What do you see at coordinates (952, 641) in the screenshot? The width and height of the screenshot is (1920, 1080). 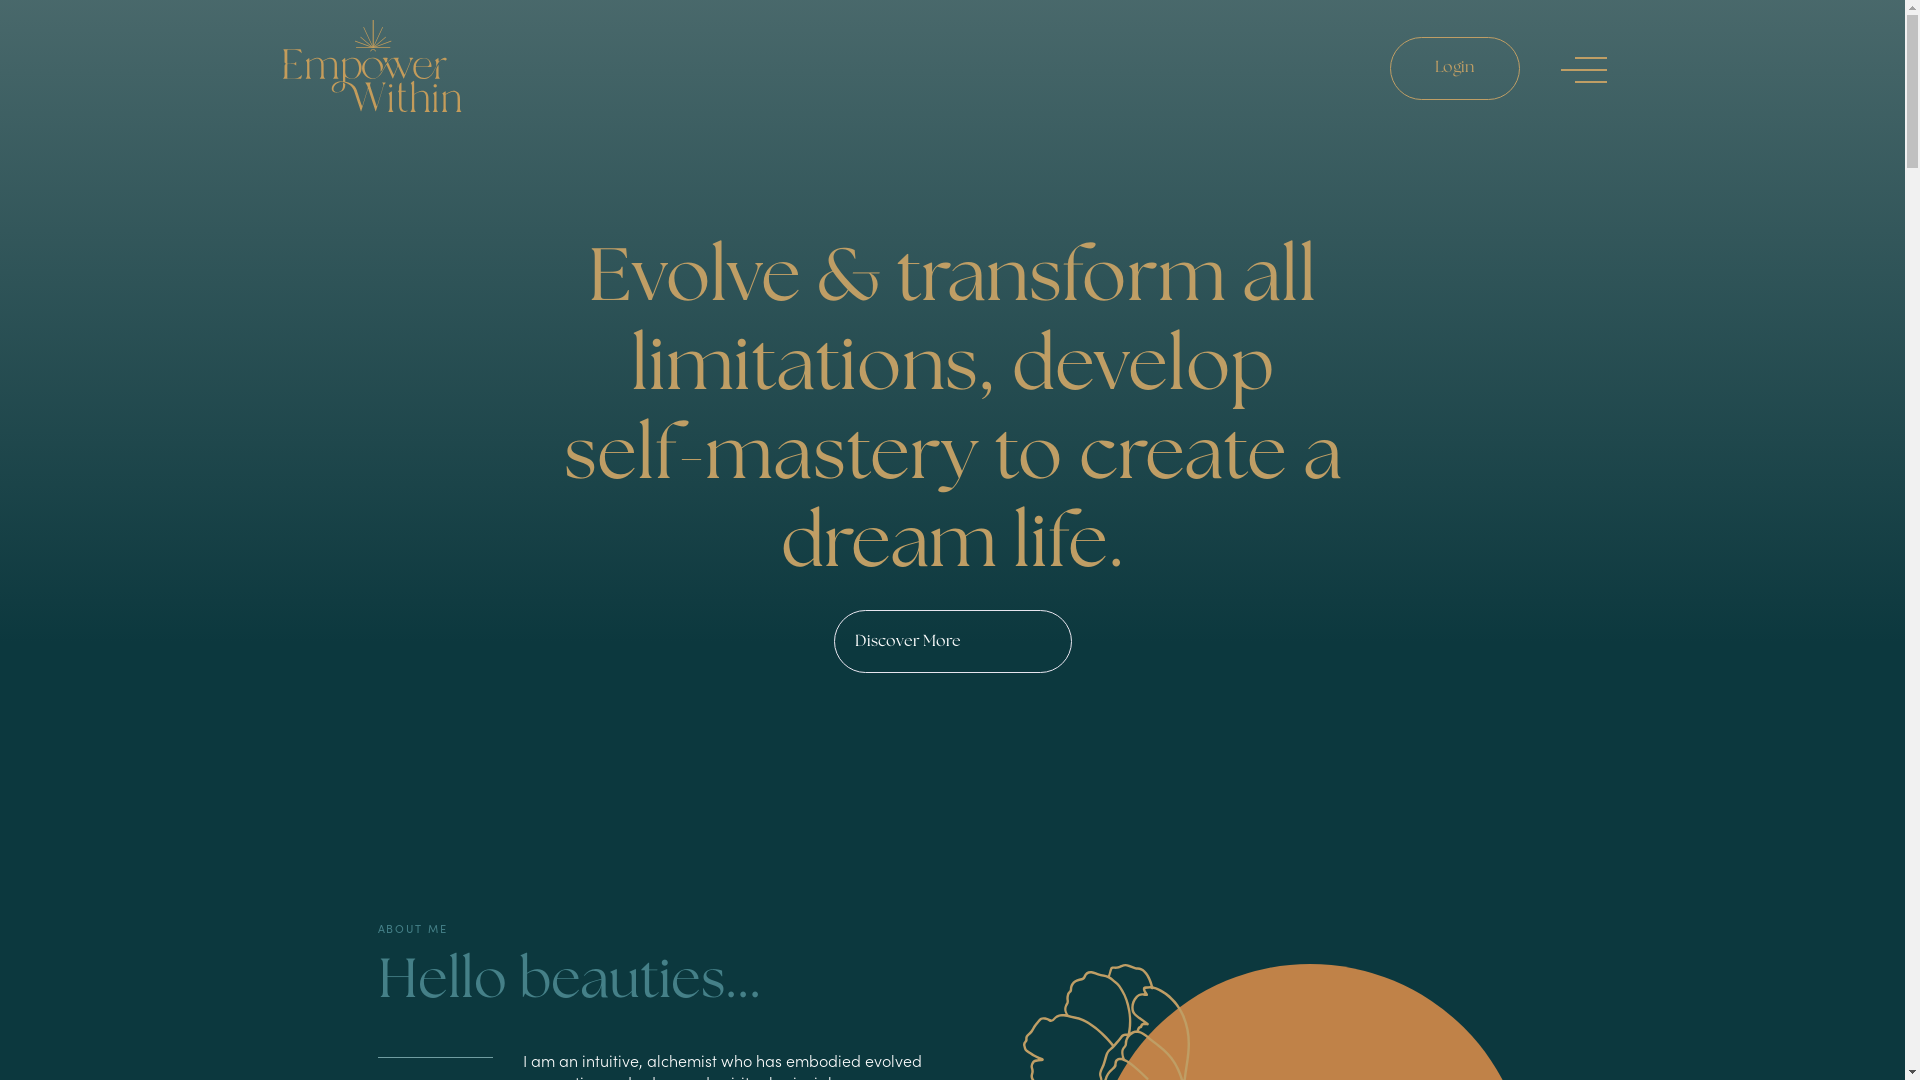 I see `'Discover More'` at bounding box center [952, 641].